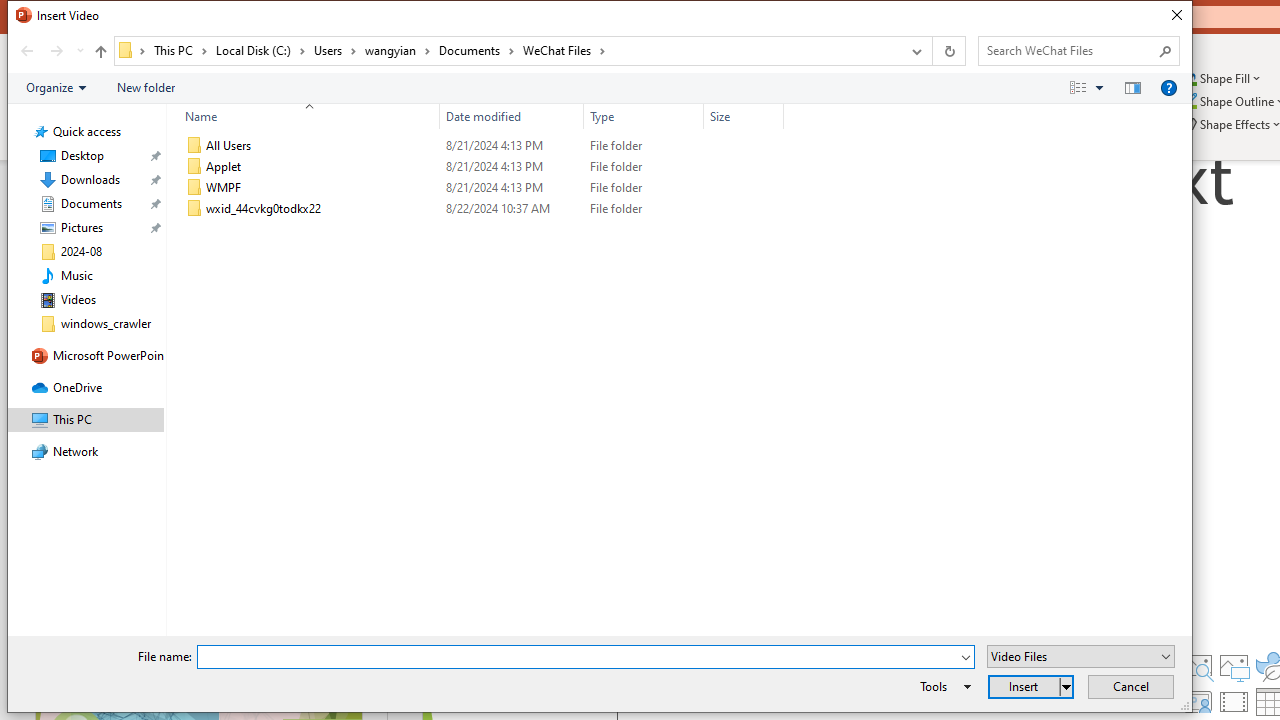  I want to click on 'Back (Alt + Left Arrow)', so click(26, 50).